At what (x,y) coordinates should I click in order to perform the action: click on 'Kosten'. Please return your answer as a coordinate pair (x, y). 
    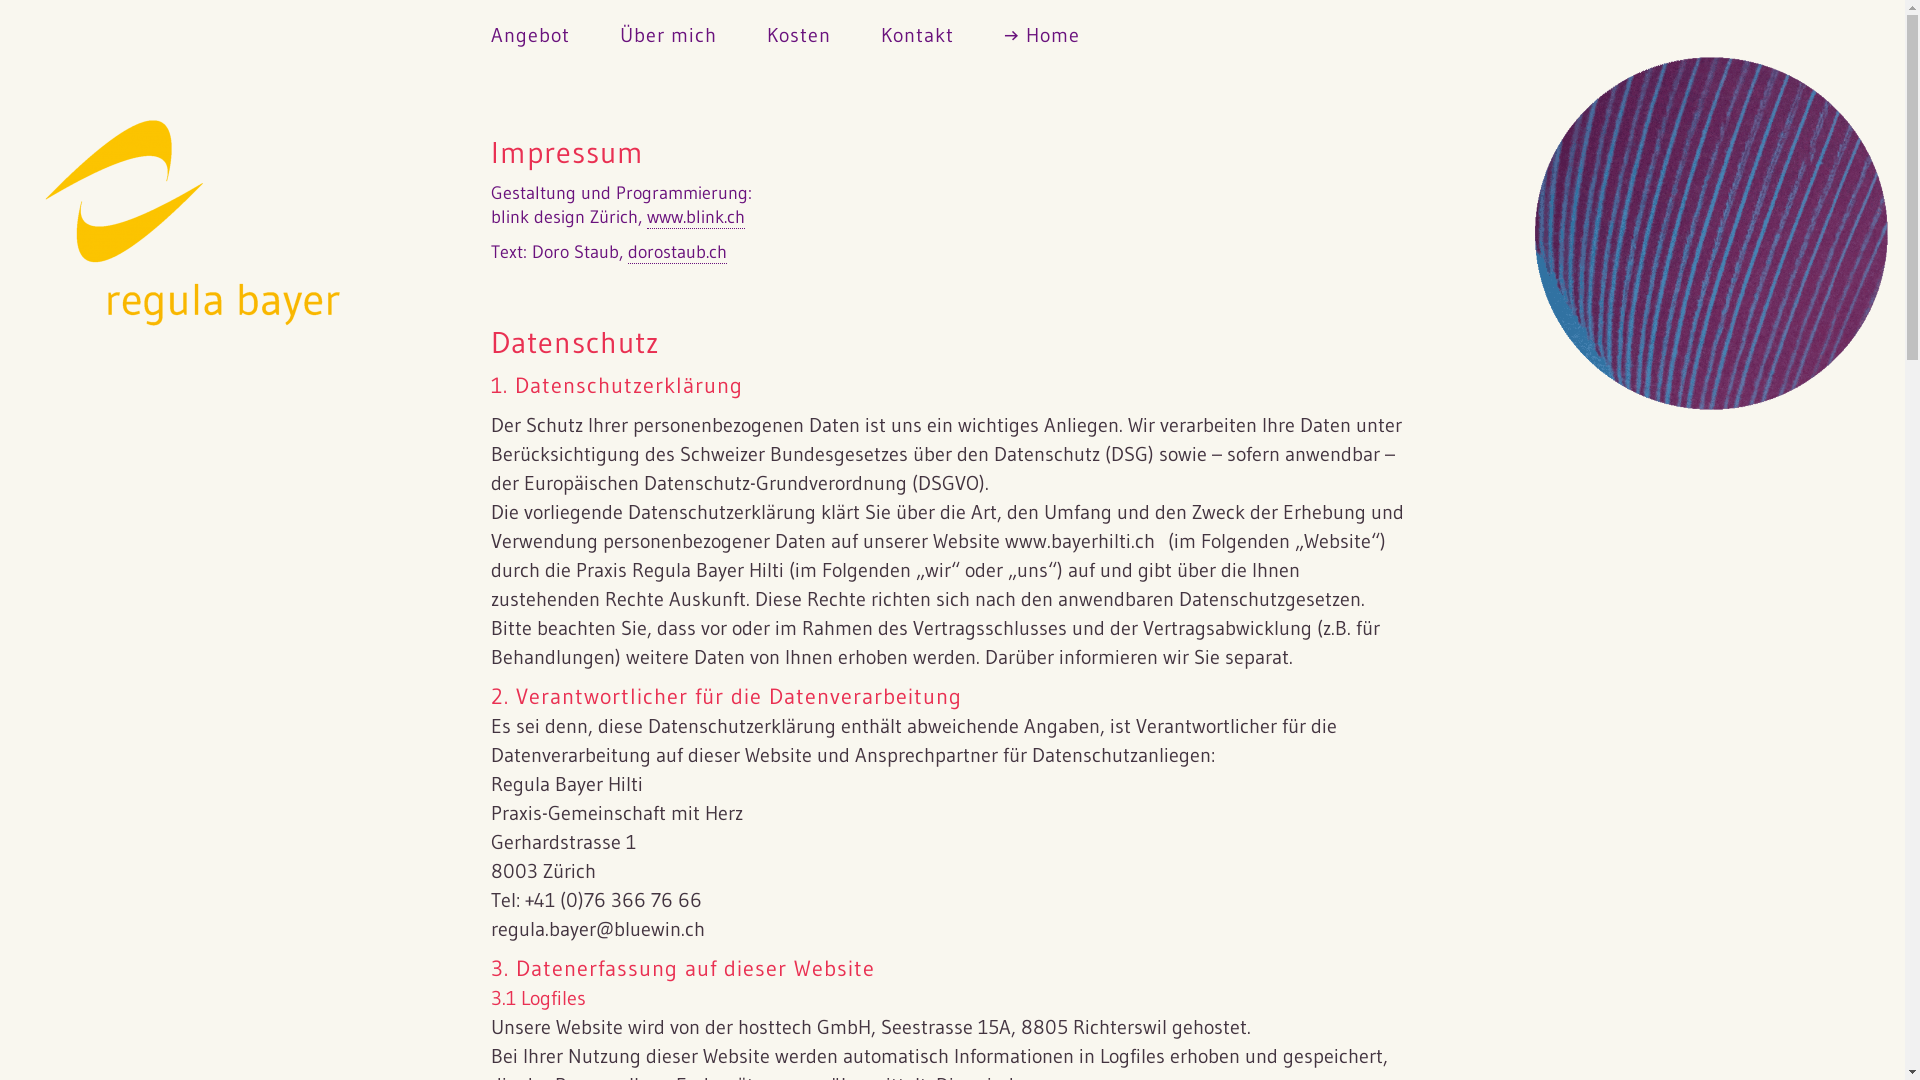
    Looking at the image, I should click on (797, 30).